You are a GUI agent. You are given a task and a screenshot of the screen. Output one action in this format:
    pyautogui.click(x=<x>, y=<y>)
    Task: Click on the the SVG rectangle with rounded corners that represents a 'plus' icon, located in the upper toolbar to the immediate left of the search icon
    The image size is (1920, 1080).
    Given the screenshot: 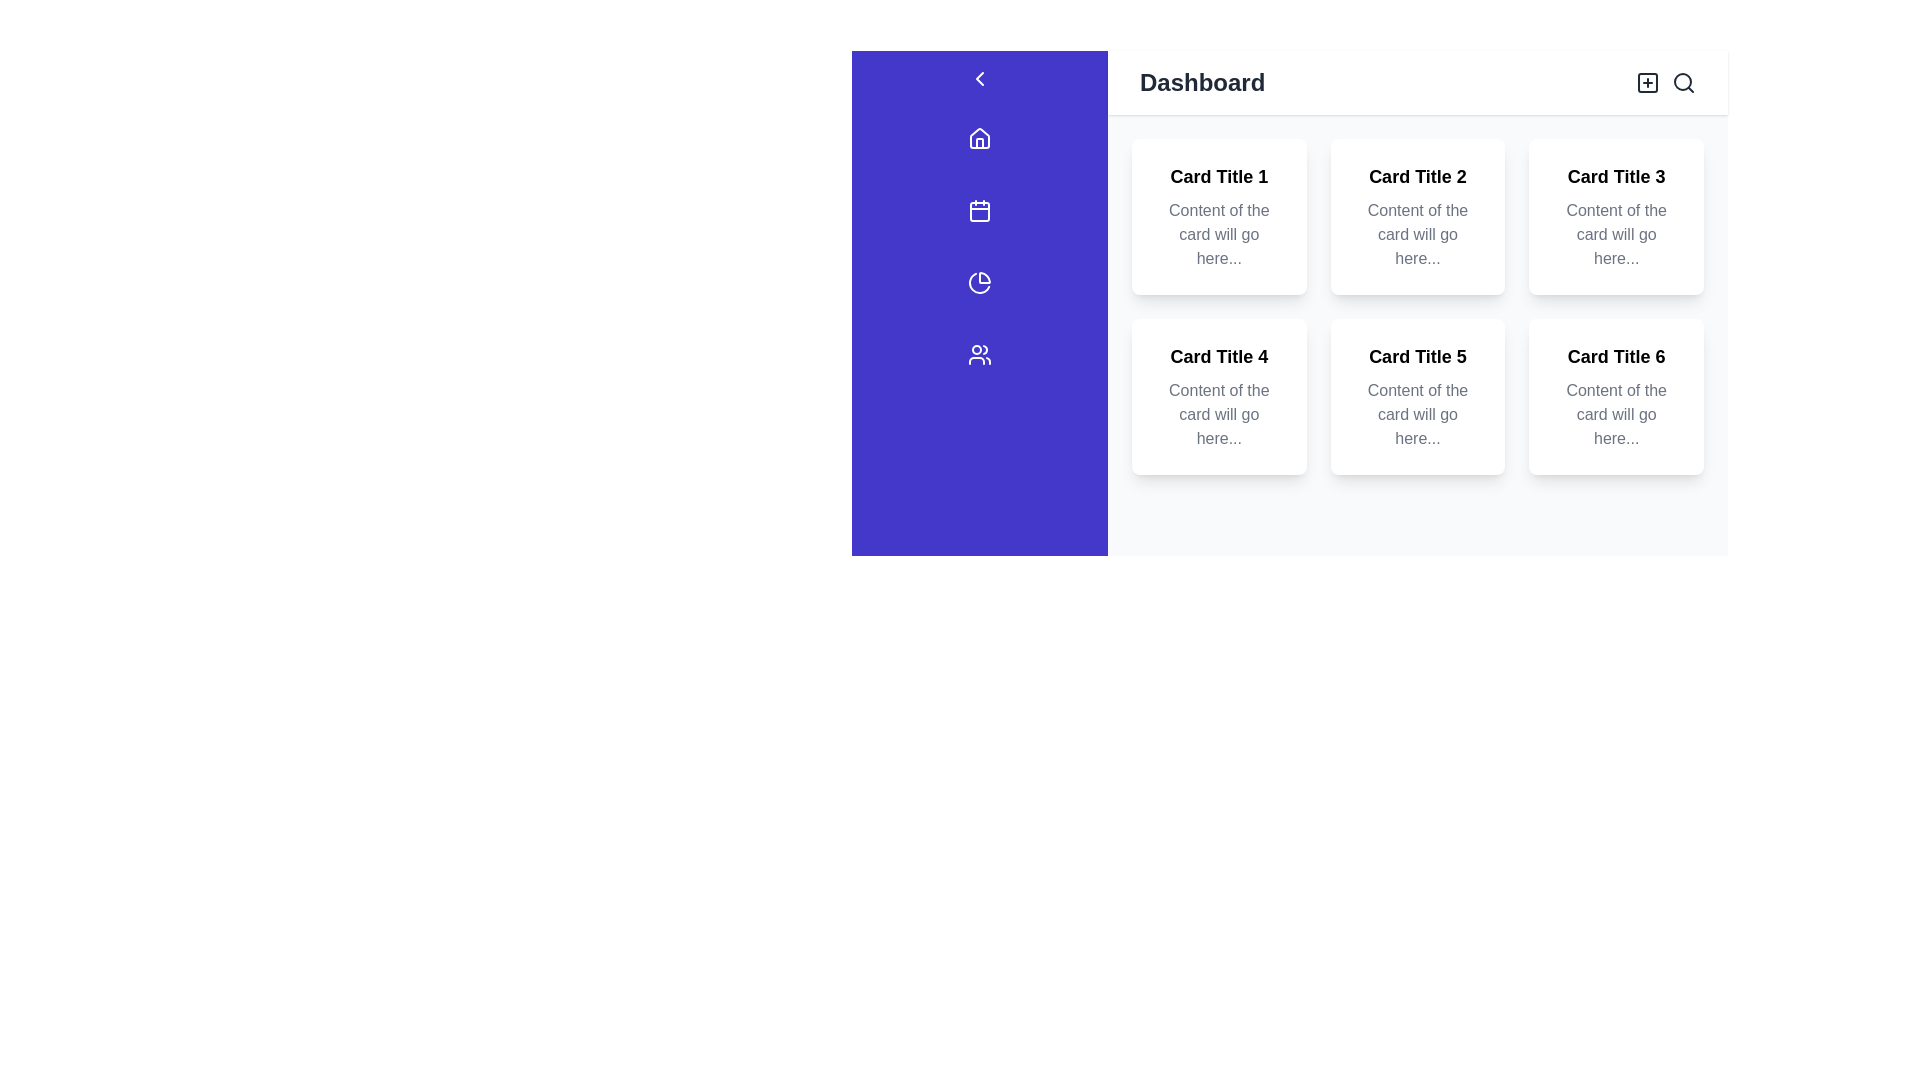 What is the action you would take?
    pyautogui.click(x=1647, y=82)
    